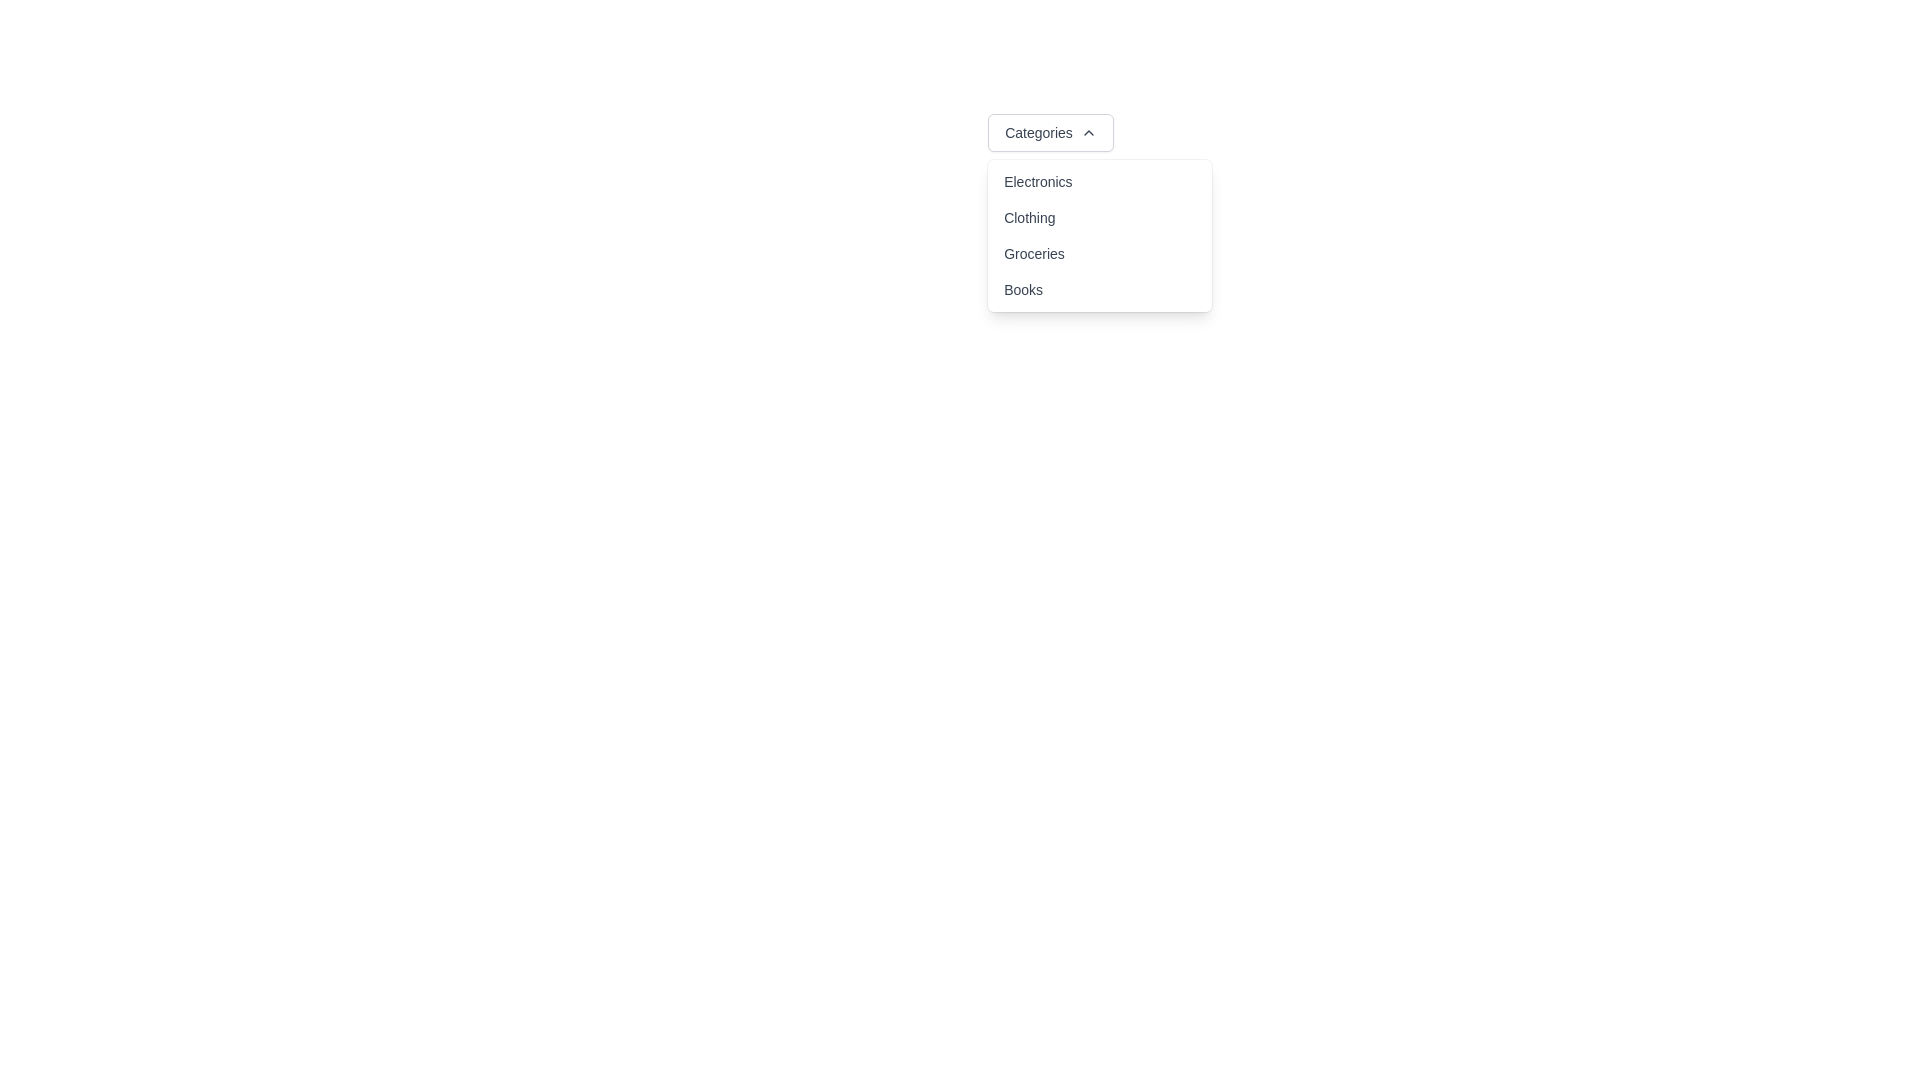 The image size is (1920, 1080). I want to click on the 'Groceries' item in the dropdown menu, so click(1099, 253).